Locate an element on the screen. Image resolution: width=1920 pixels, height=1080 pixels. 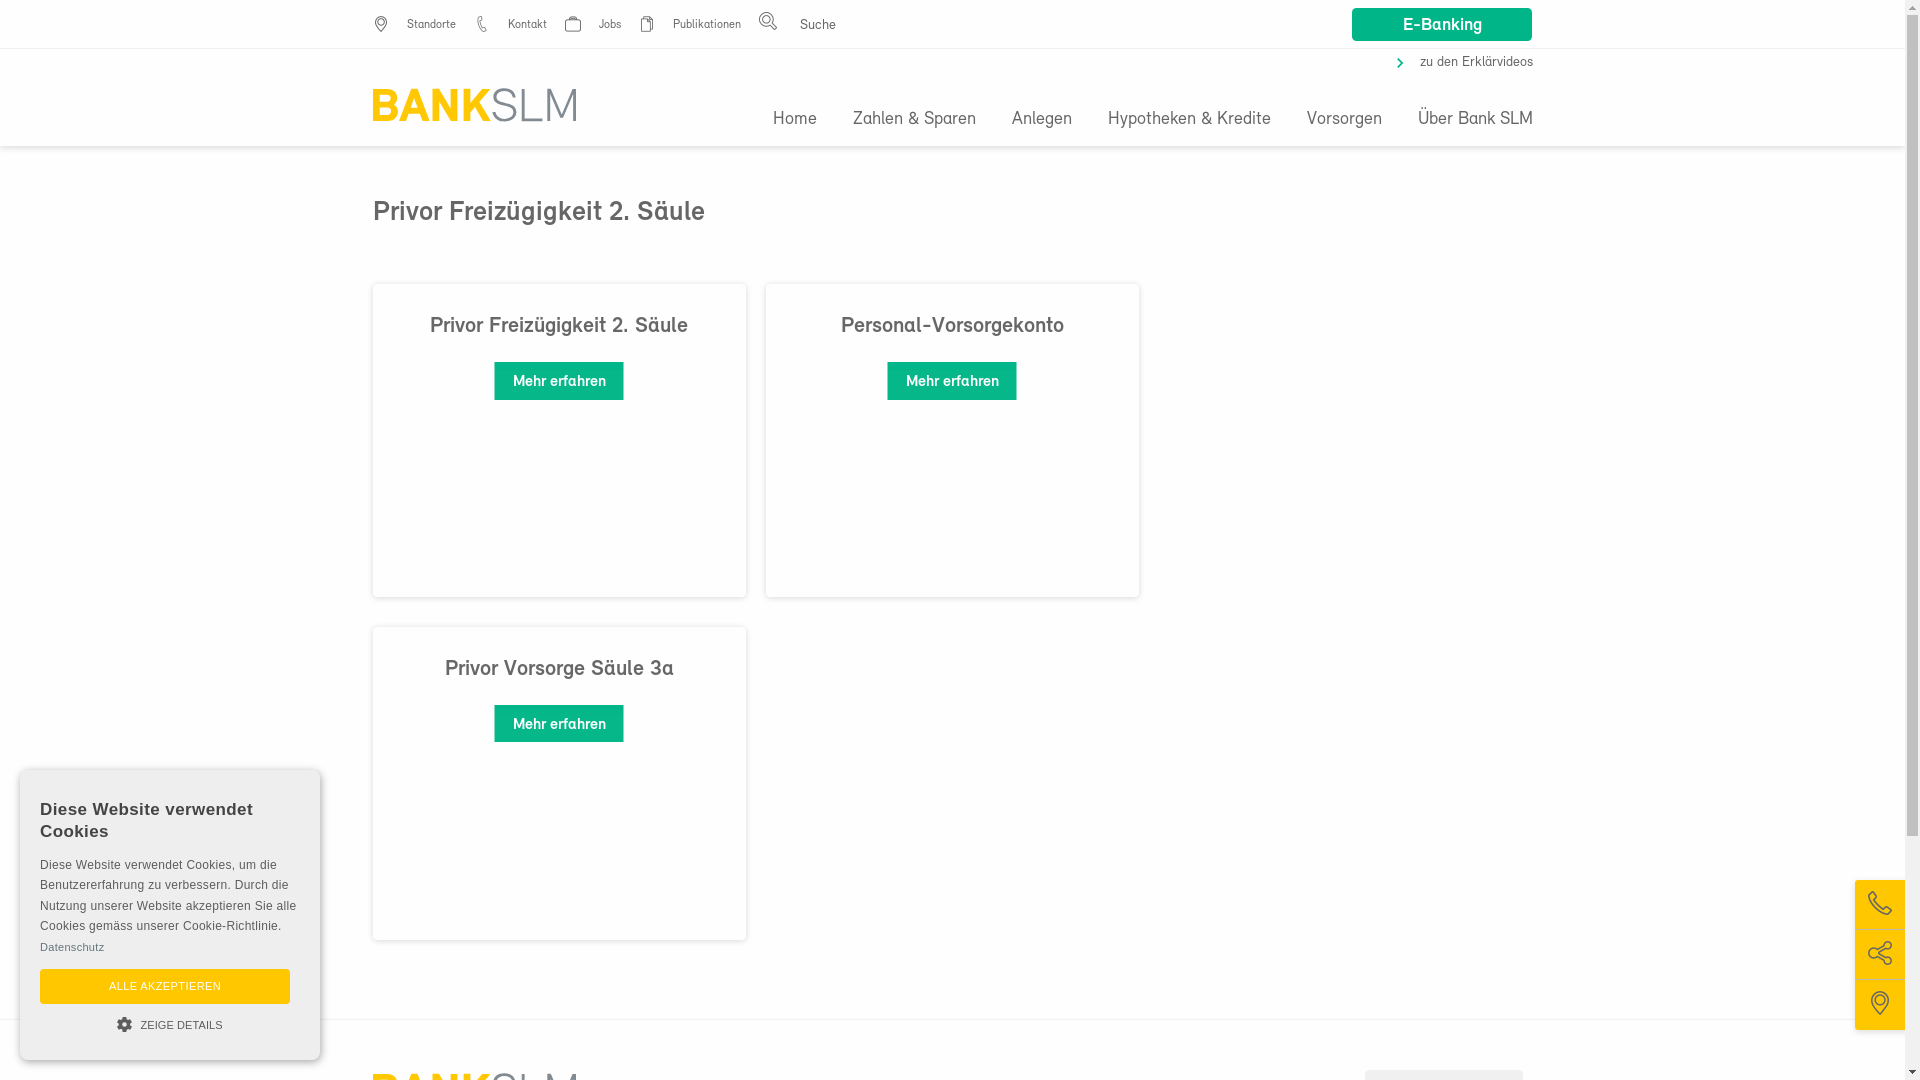
'Datenschutz' is located at coordinates (72, 946).